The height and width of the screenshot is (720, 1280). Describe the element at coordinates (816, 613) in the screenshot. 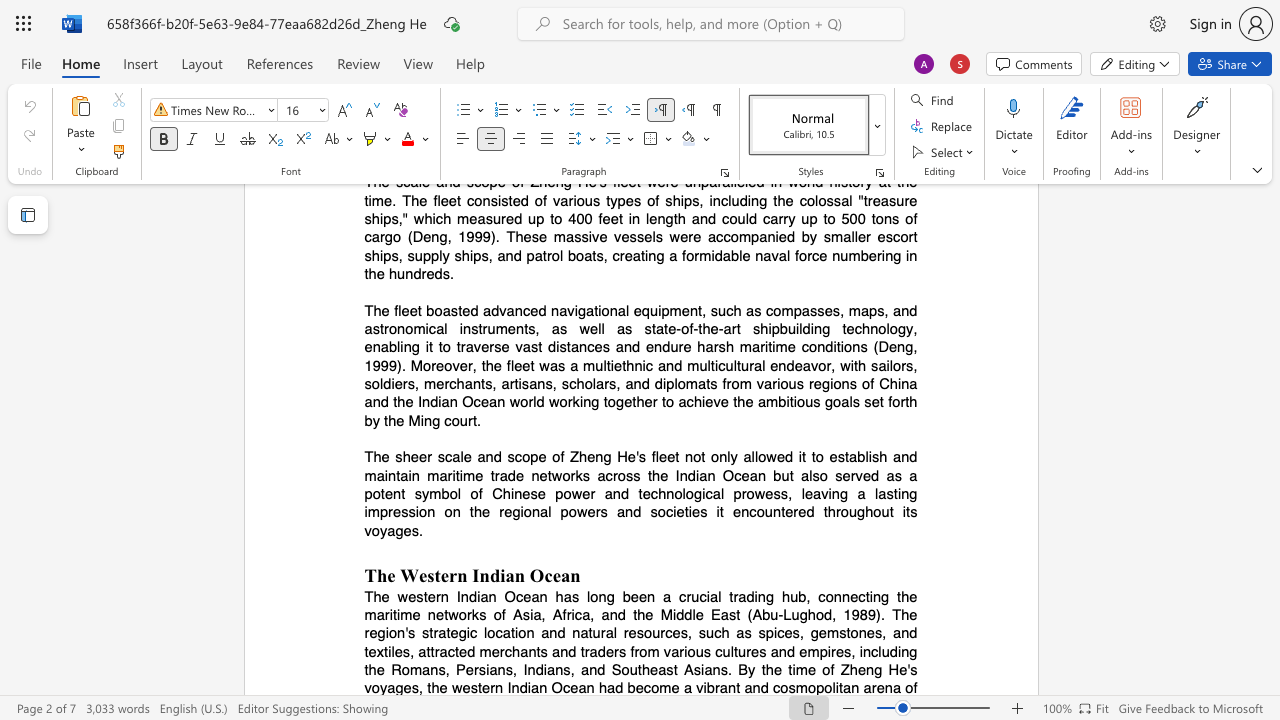

I see `the subset text "od, 1989). The region" within the text "The western Indian Ocean has long been a crucial trading hub, connecting the maritime networks of Asia, Africa, and the Middle East (Abu-Lughod, 1989). The region"` at that location.